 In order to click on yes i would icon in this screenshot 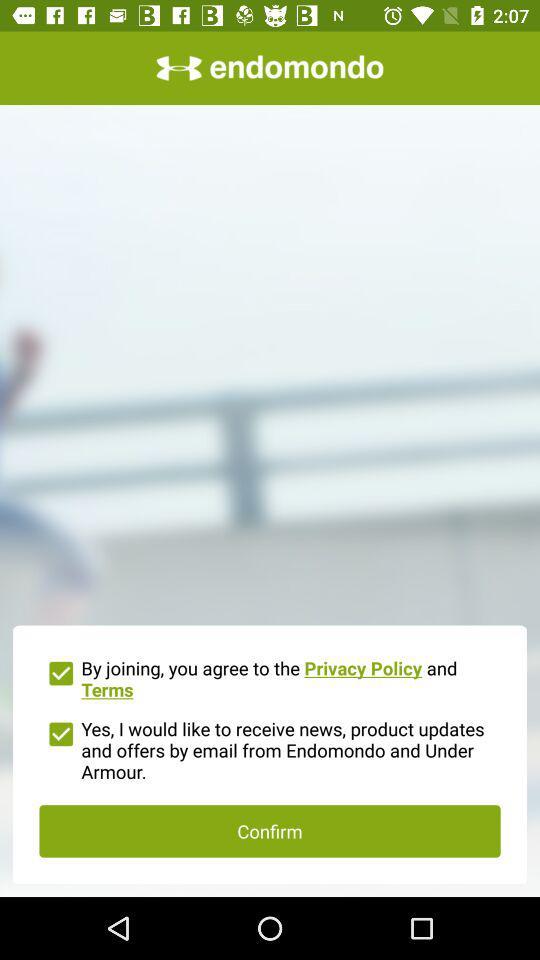, I will do `click(270, 747)`.